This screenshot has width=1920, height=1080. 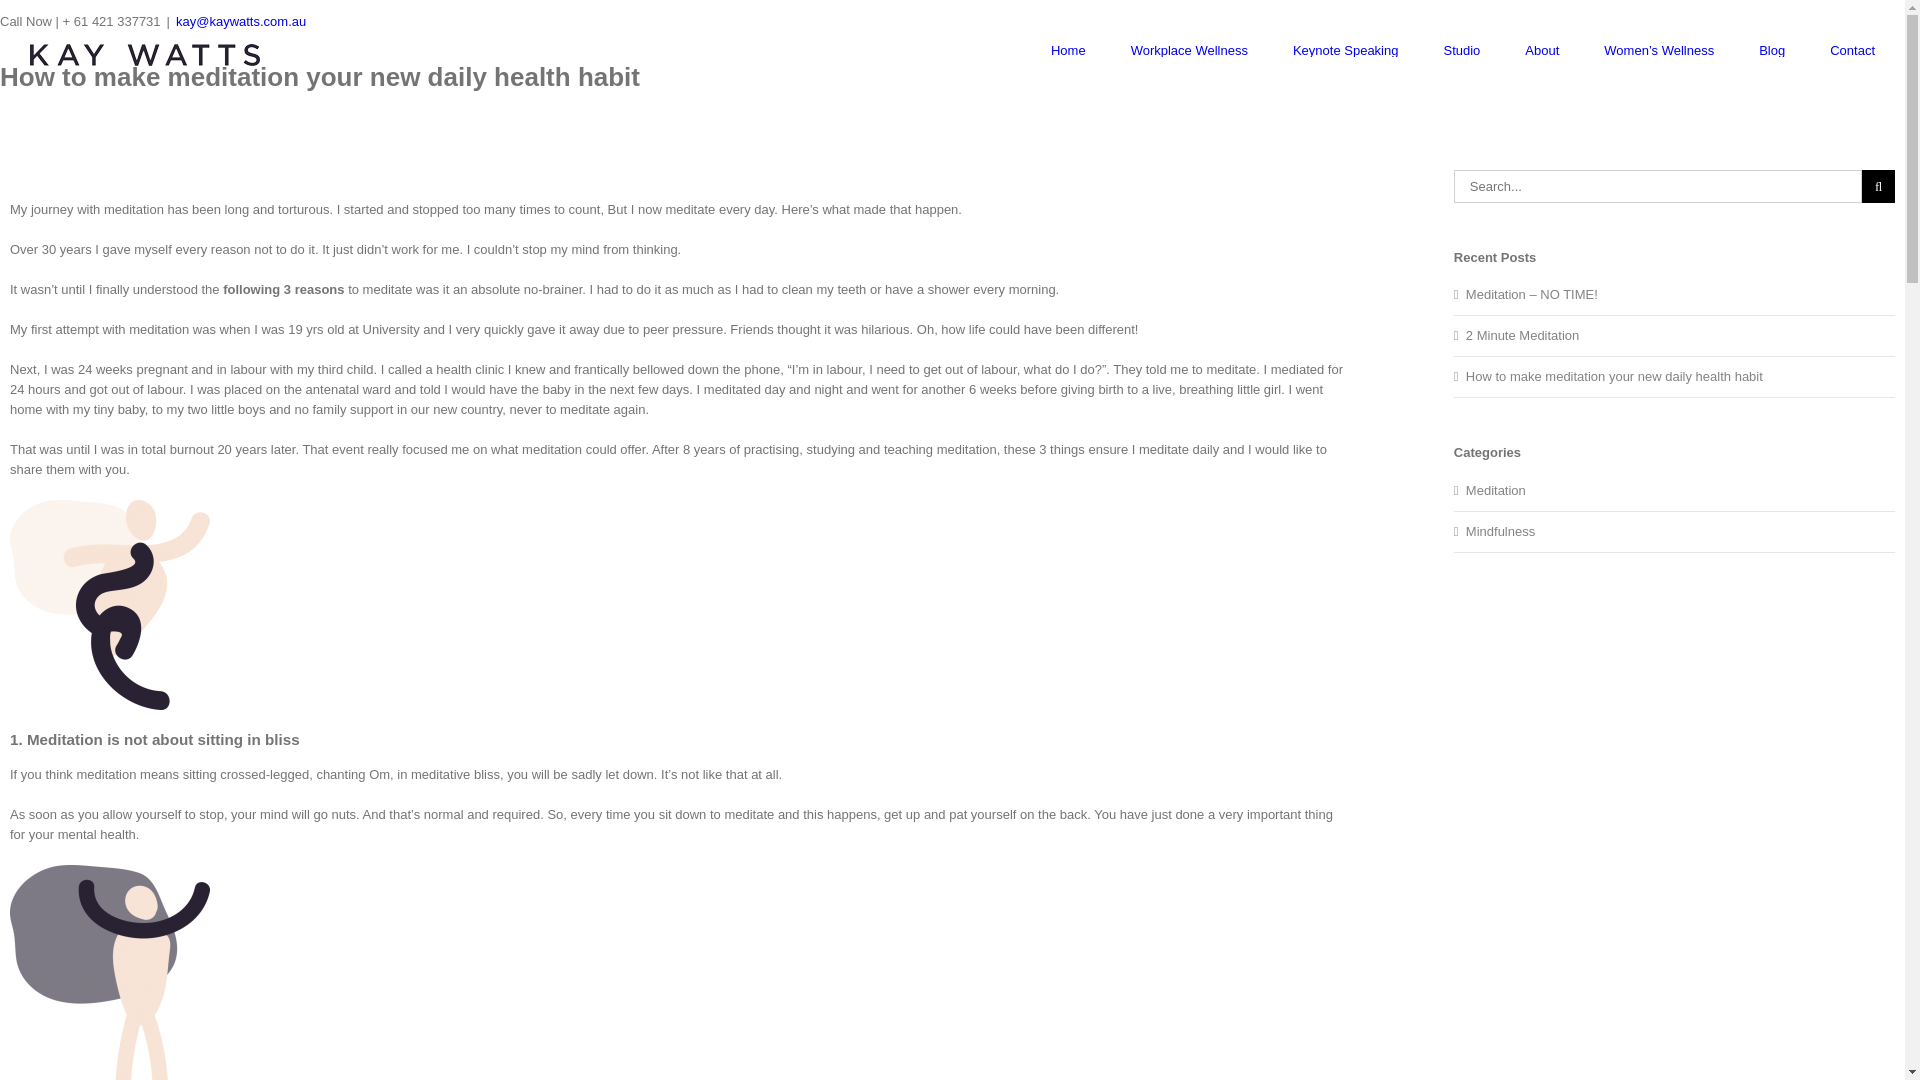 What do you see at coordinates (1050, 49) in the screenshot?
I see `'Home'` at bounding box center [1050, 49].